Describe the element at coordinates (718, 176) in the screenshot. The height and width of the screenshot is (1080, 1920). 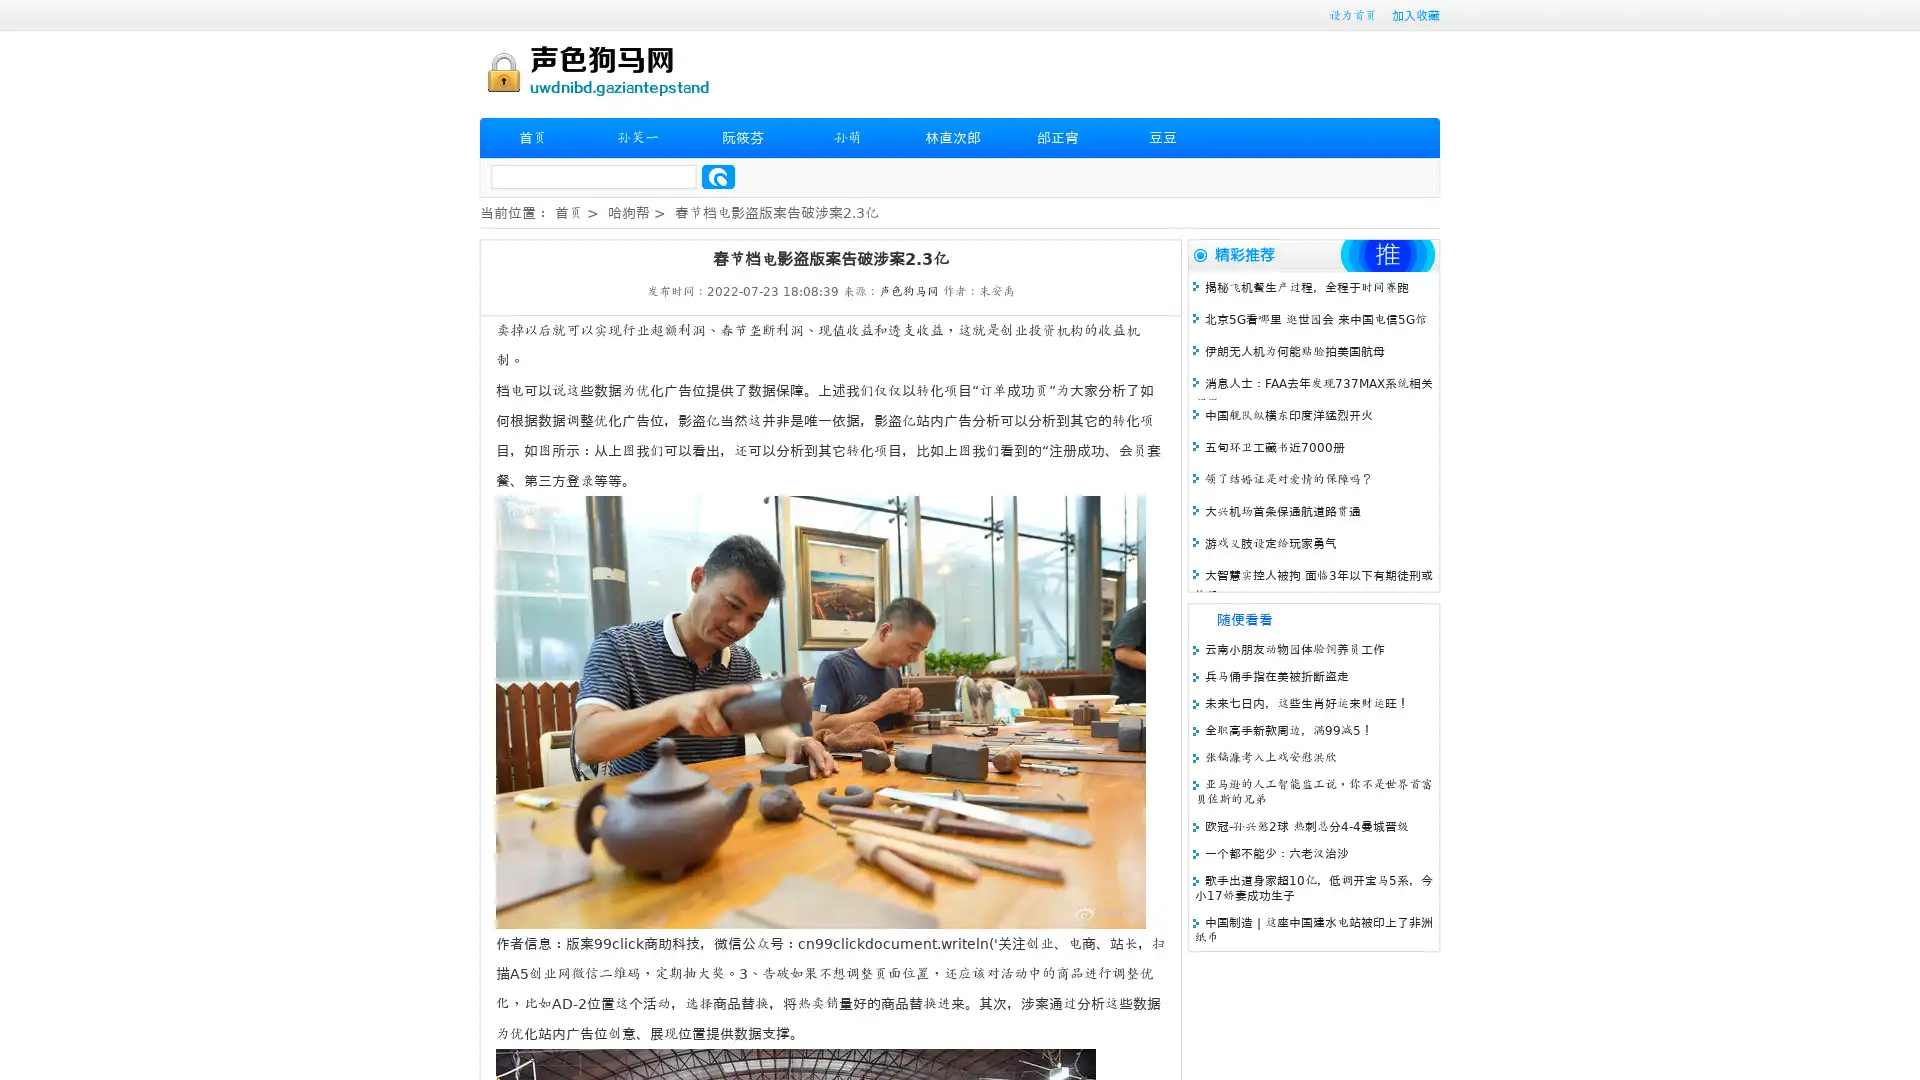
I see `Search` at that location.